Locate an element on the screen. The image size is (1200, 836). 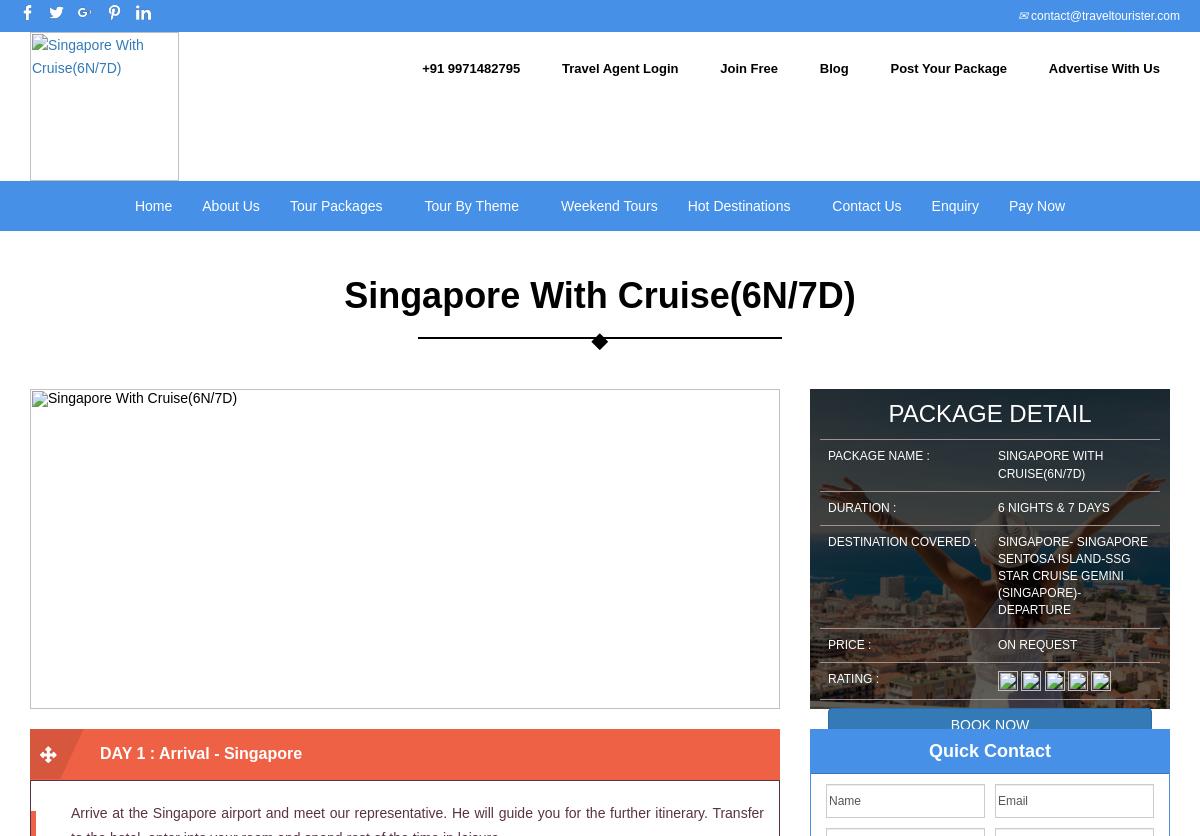
'Package Detail' is located at coordinates (989, 412).